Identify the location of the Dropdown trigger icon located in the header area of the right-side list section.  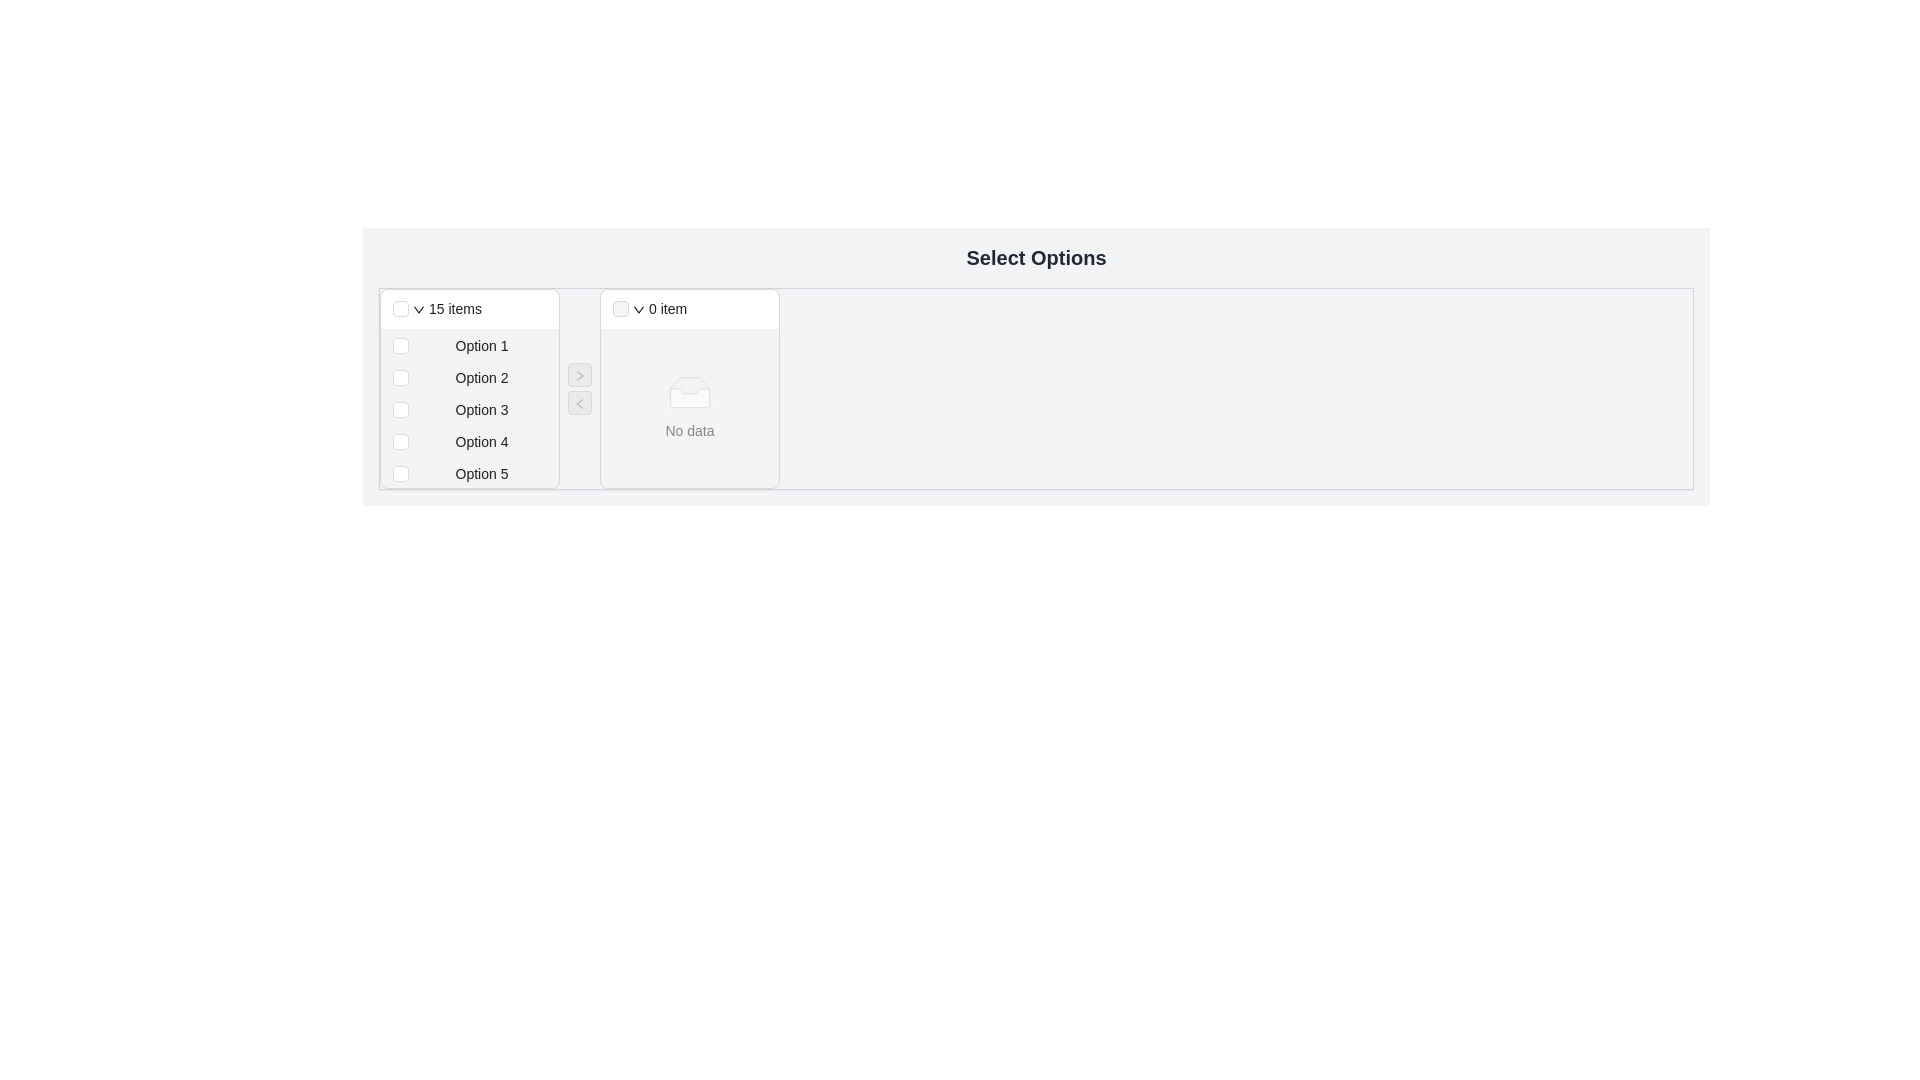
(637, 309).